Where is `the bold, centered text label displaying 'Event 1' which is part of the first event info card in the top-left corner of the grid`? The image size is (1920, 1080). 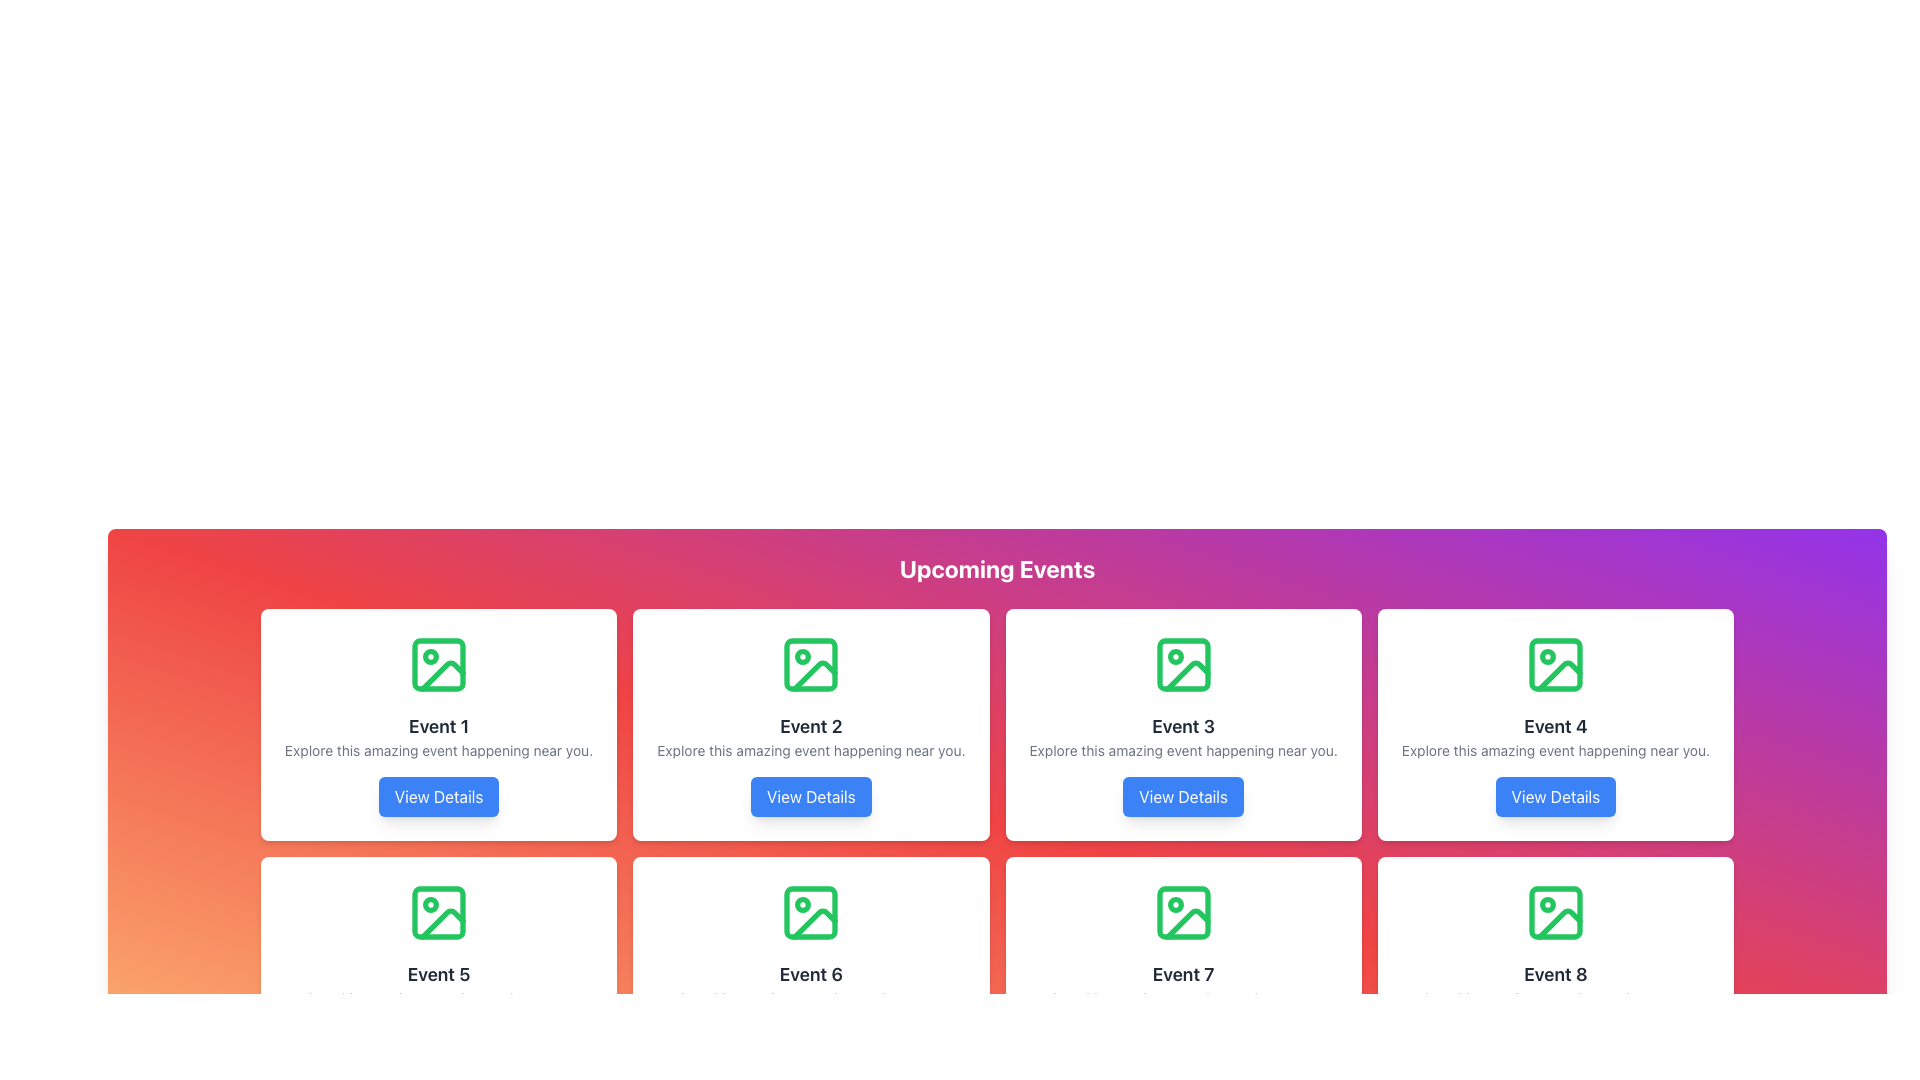 the bold, centered text label displaying 'Event 1' which is part of the first event info card in the top-left corner of the grid is located at coordinates (438, 726).